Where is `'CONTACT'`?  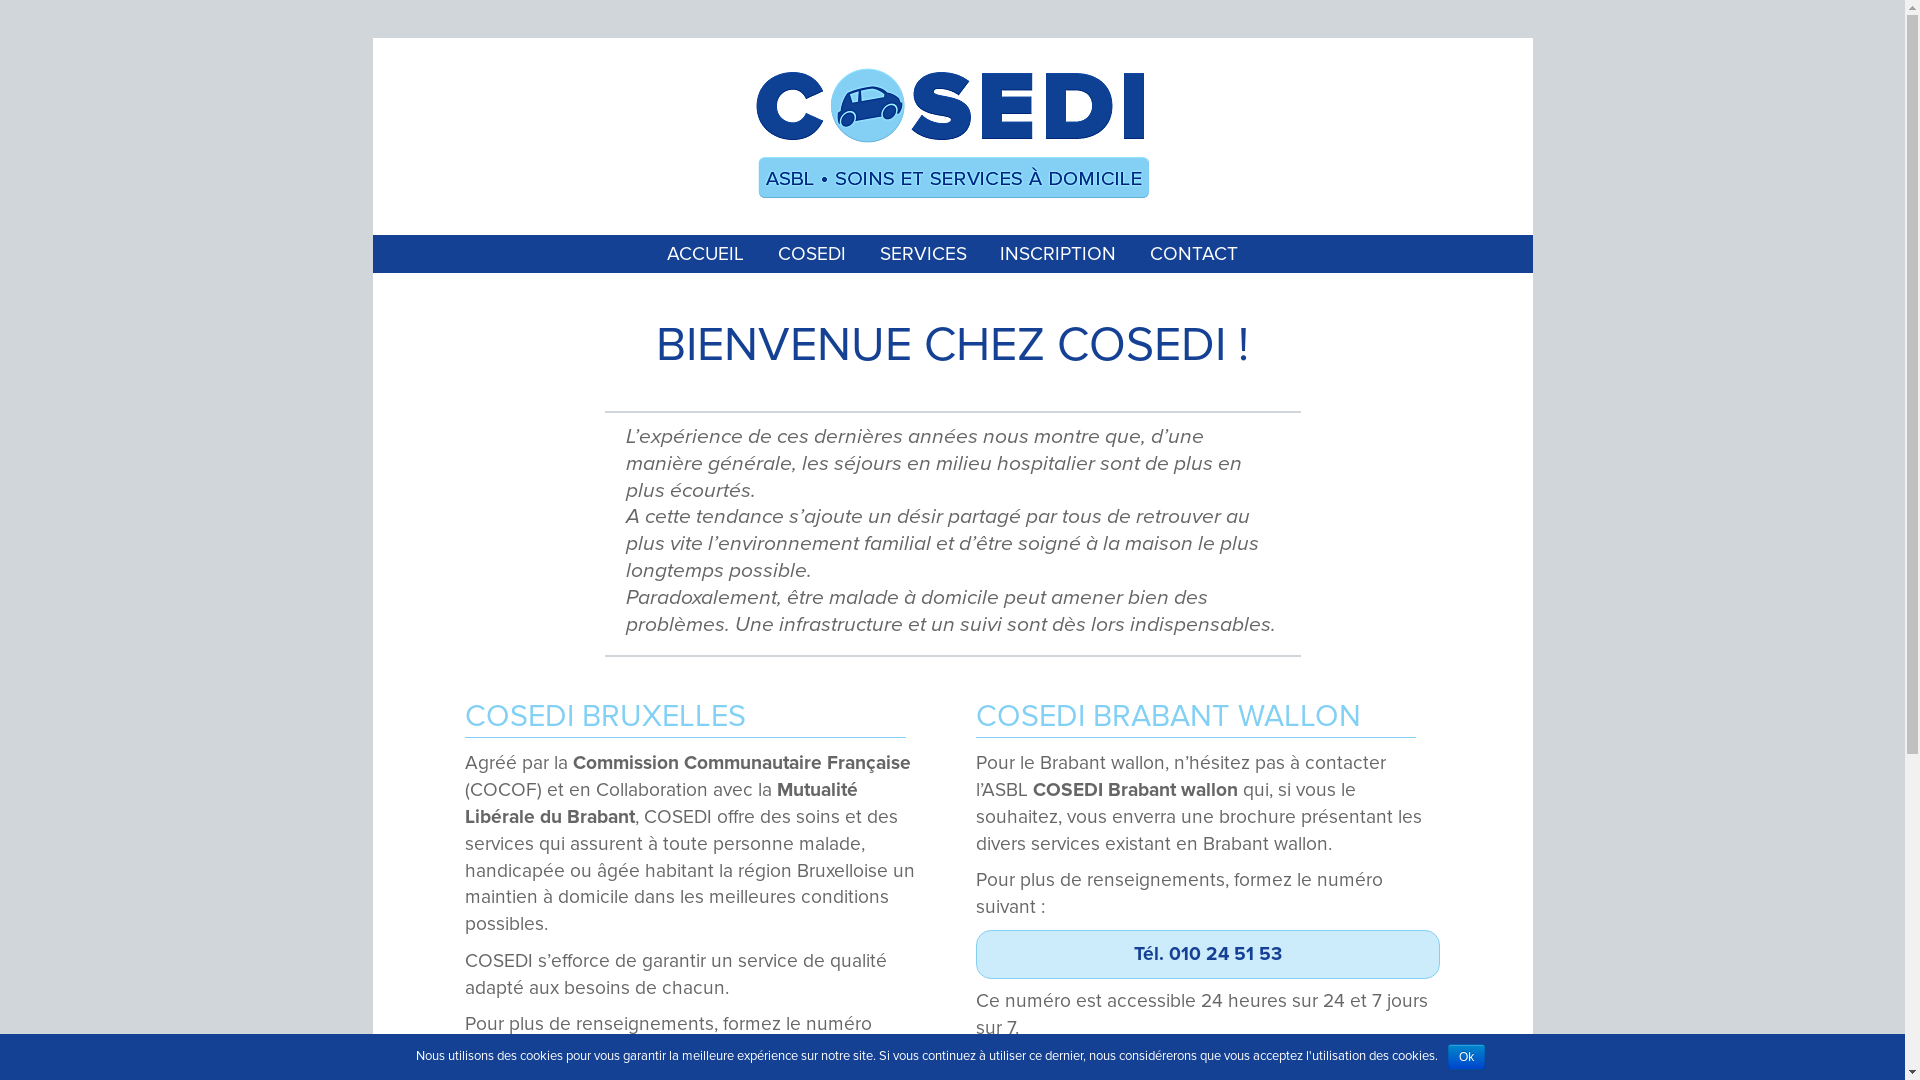 'CONTACT' is located at coordinates (1194, 252).